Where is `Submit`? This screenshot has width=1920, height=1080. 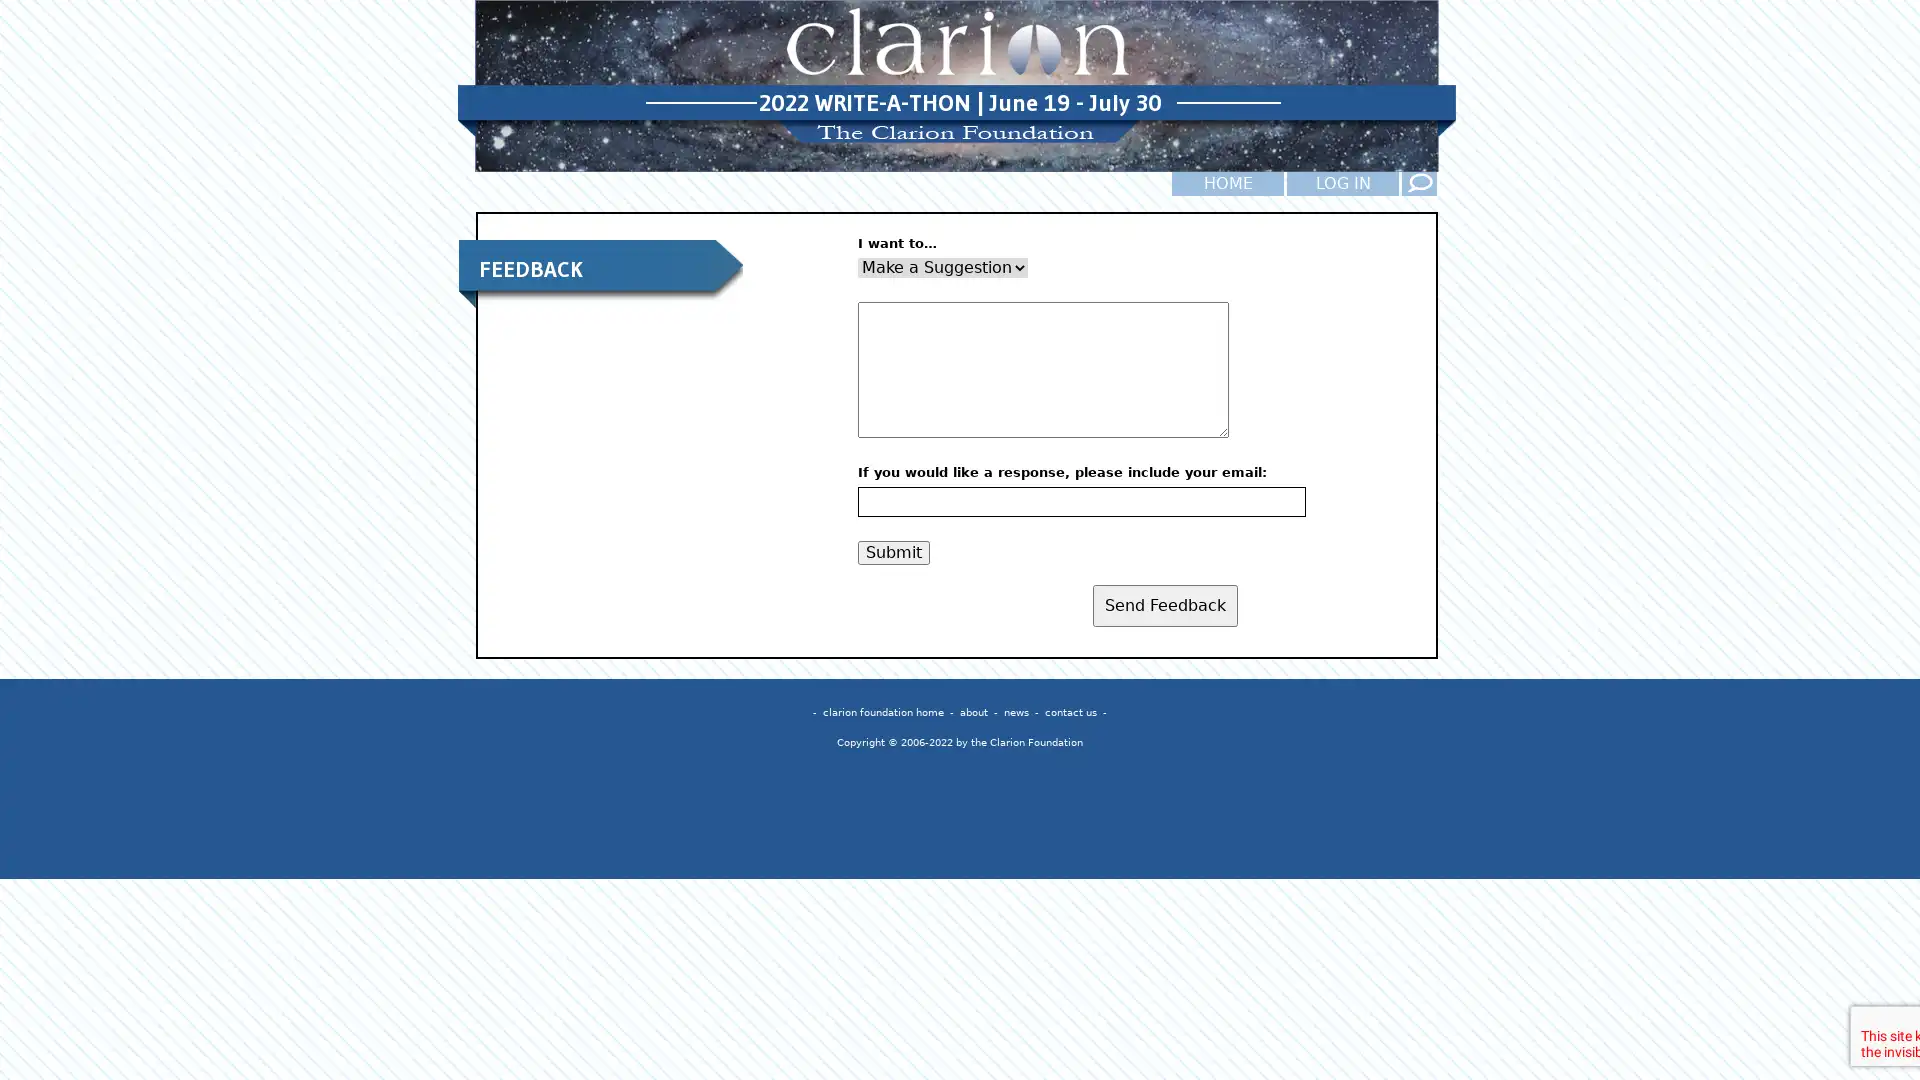
Submit is located at coordinates (892, 551).